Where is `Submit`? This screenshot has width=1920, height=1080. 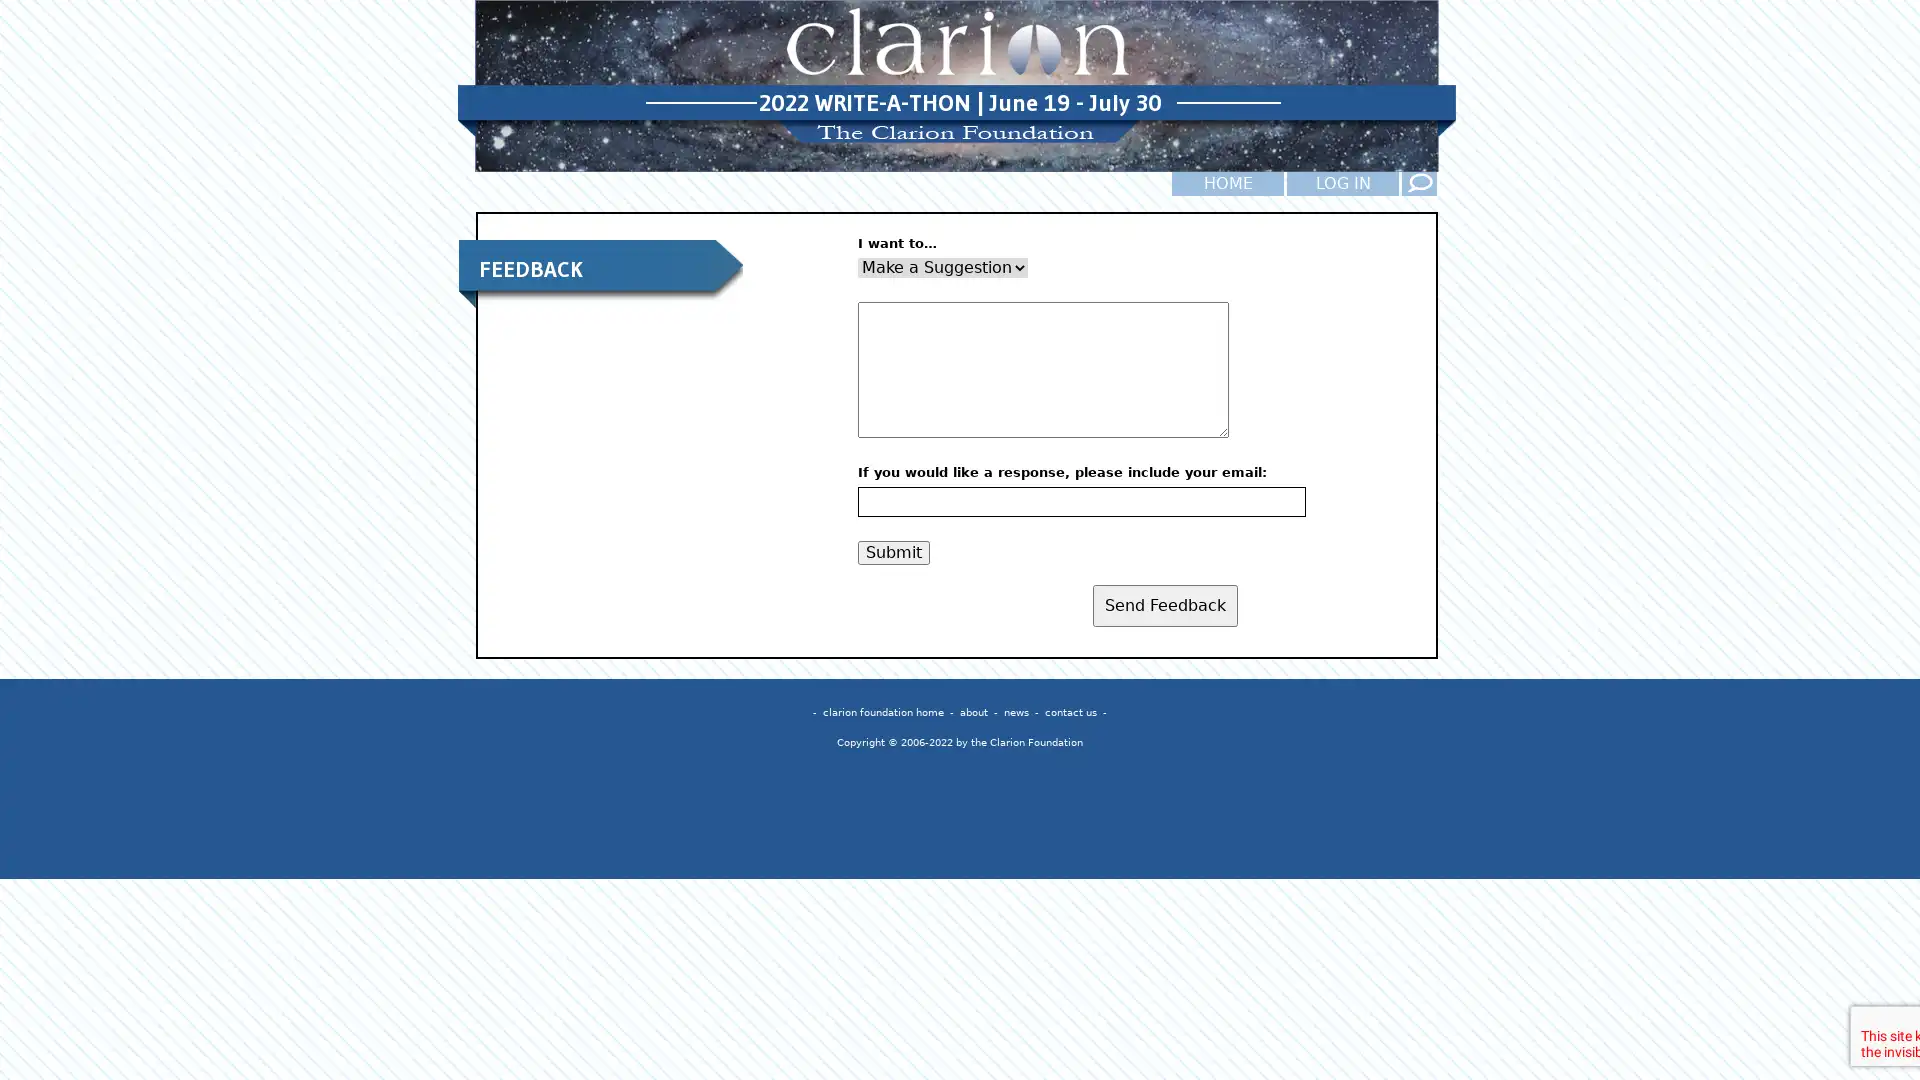
Submit is located at coordinates (892, 551).